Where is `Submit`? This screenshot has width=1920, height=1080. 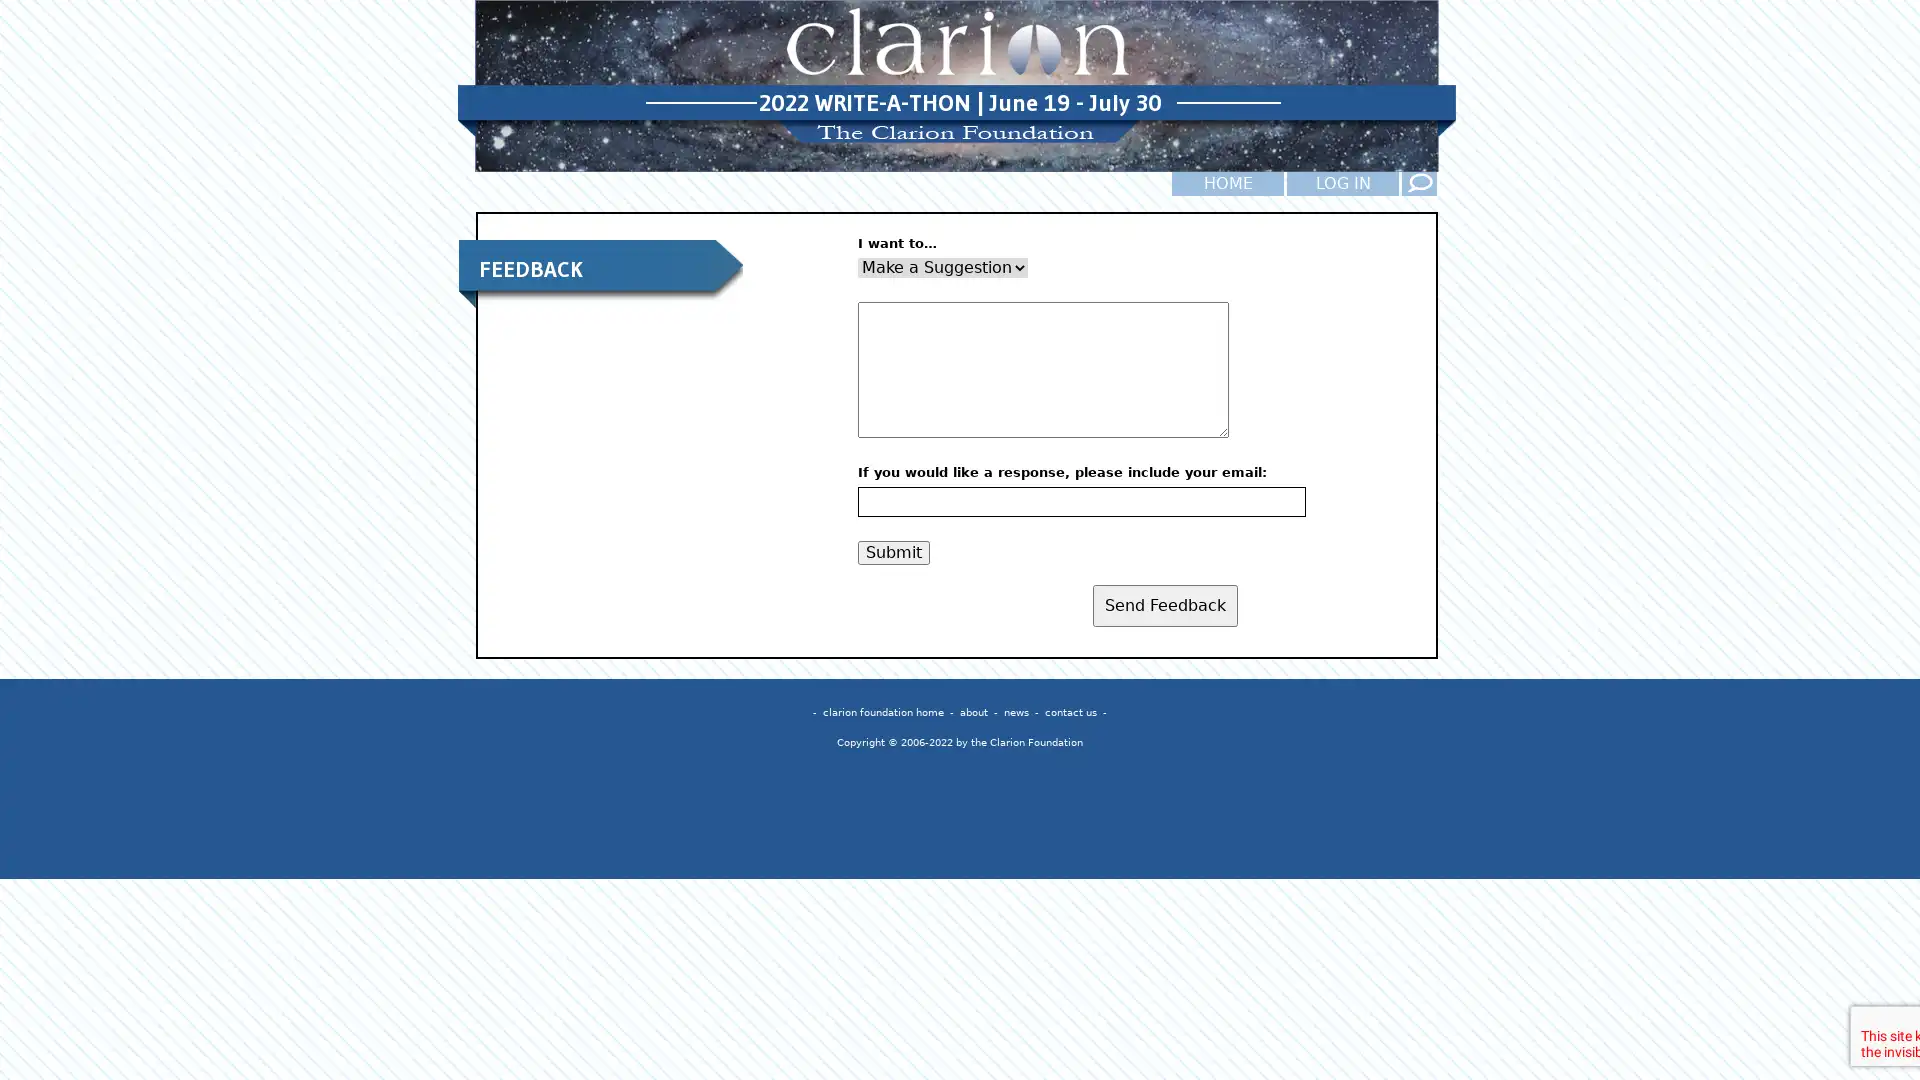
Submit is located at coordinates (892, 551).